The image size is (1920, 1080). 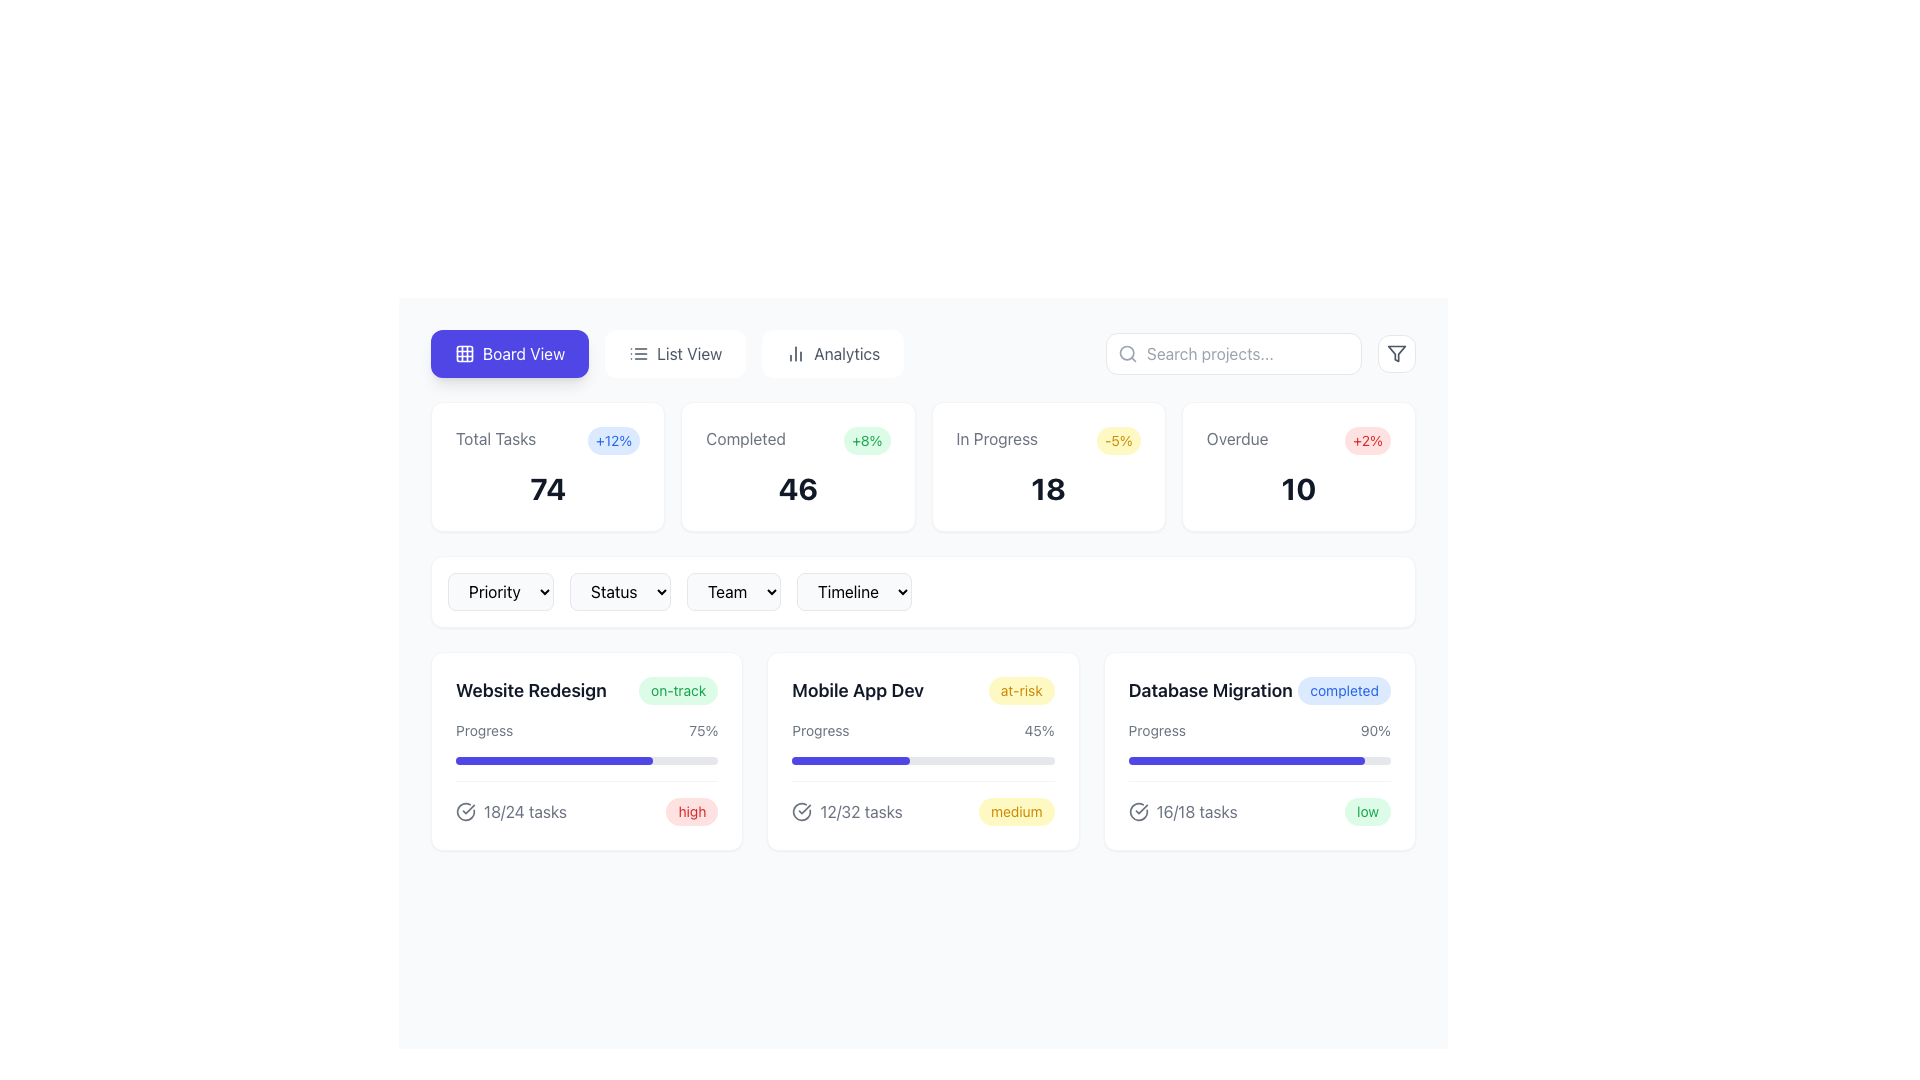 I want to click on the rounded label with the text 'on-track' that has a light green background, located to the right of 'Website Redesign', so click(x=678, y=689).